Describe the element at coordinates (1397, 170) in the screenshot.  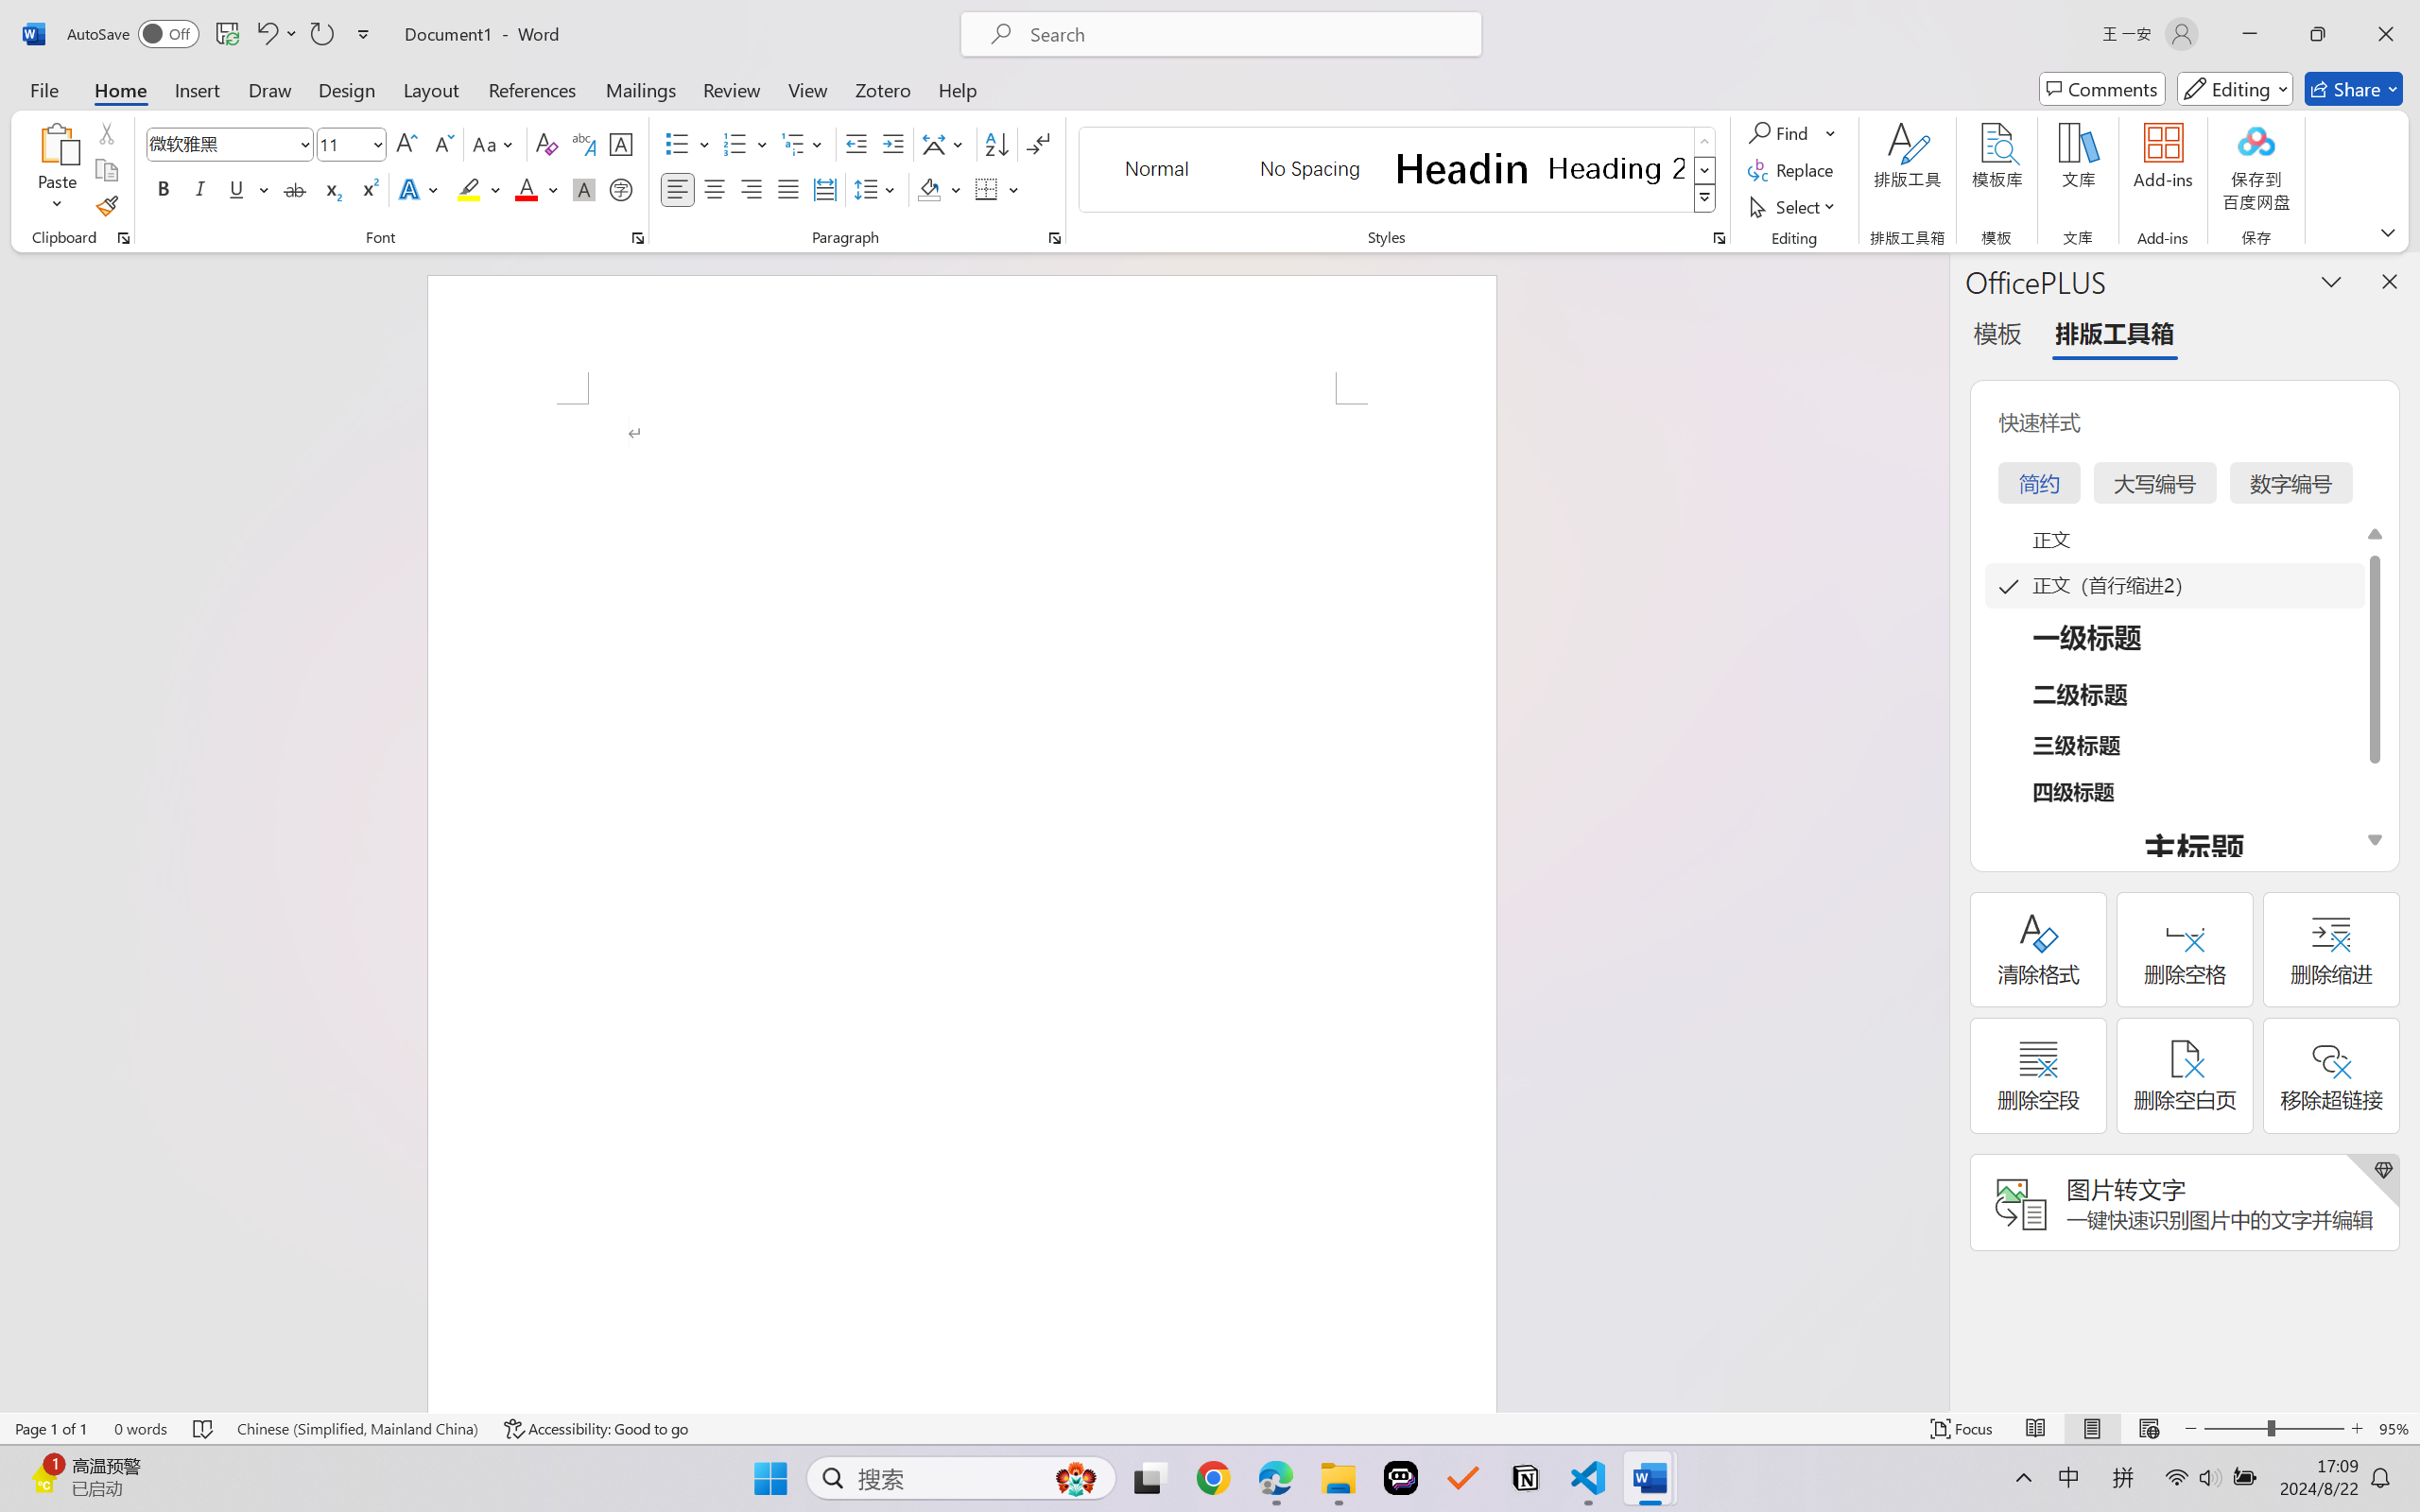
I see `'AutomationID: QuickStylesGallery'` at that location.